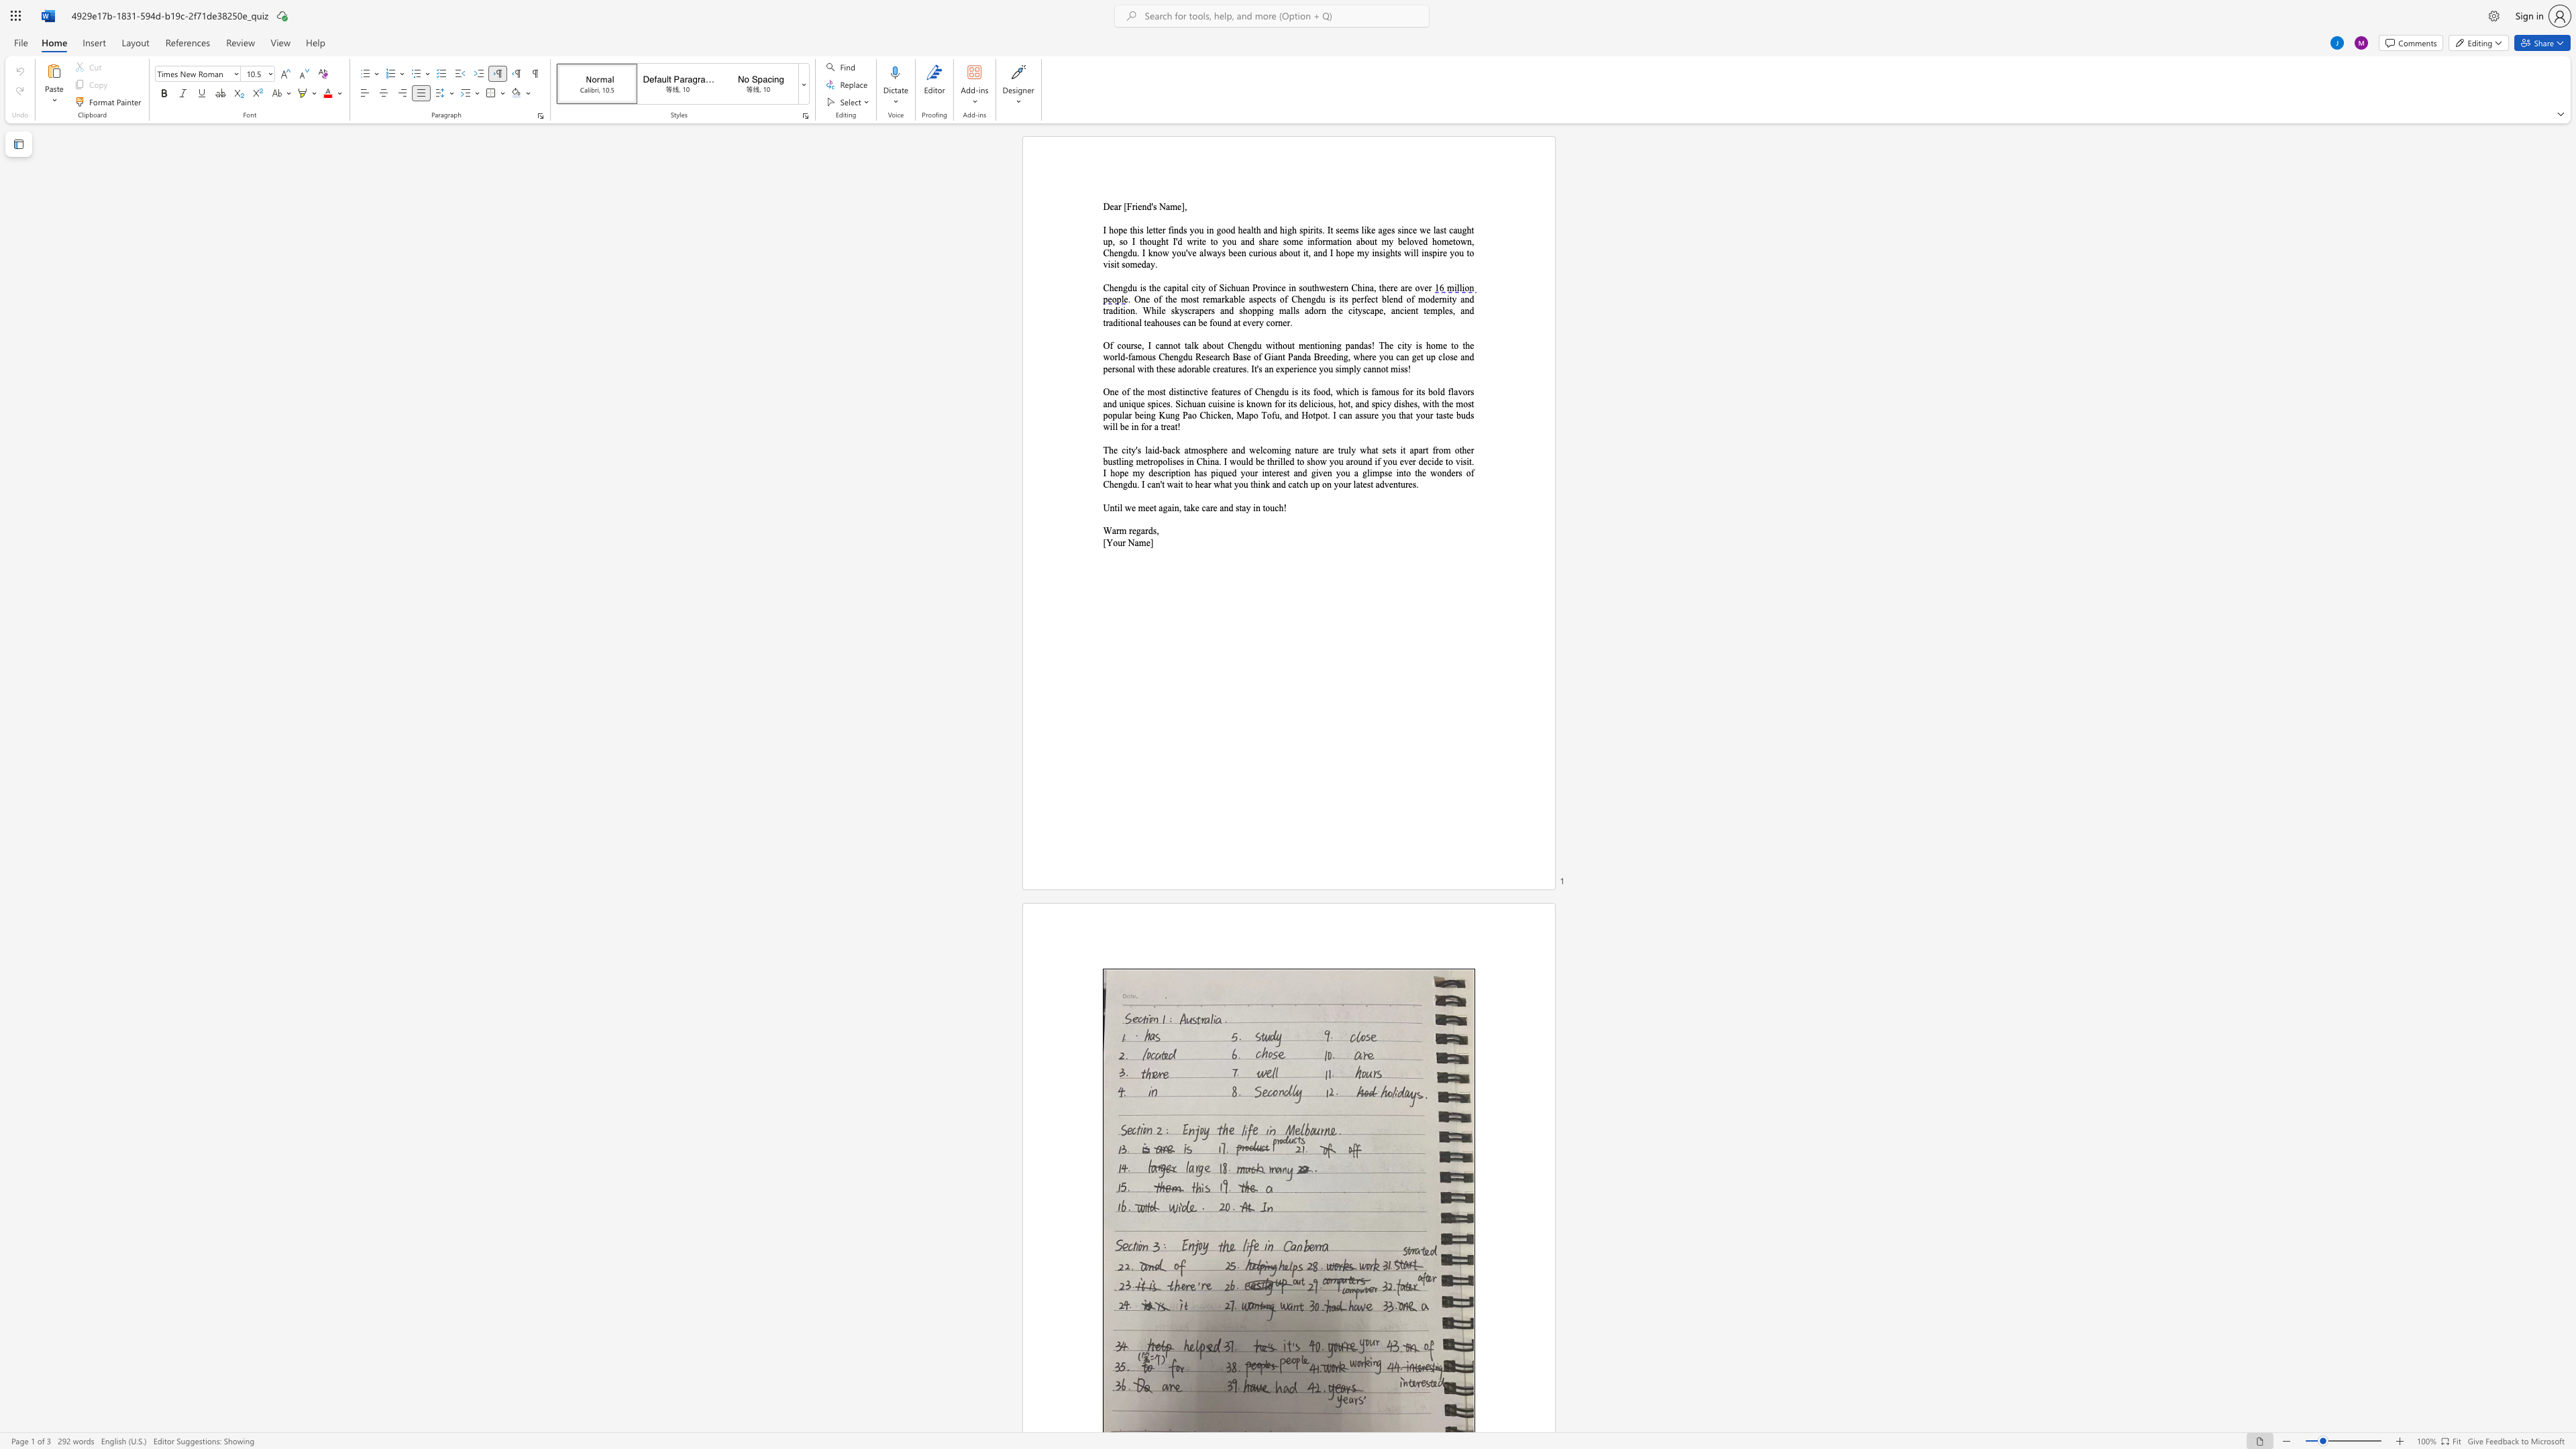 The image size is (2576, 1449). What do you see at coordinates (1164, 206) in the screenshot?
I see `the subset text "ame]" within the text "Dear [Friend"` at bounding box center [1164, 206].